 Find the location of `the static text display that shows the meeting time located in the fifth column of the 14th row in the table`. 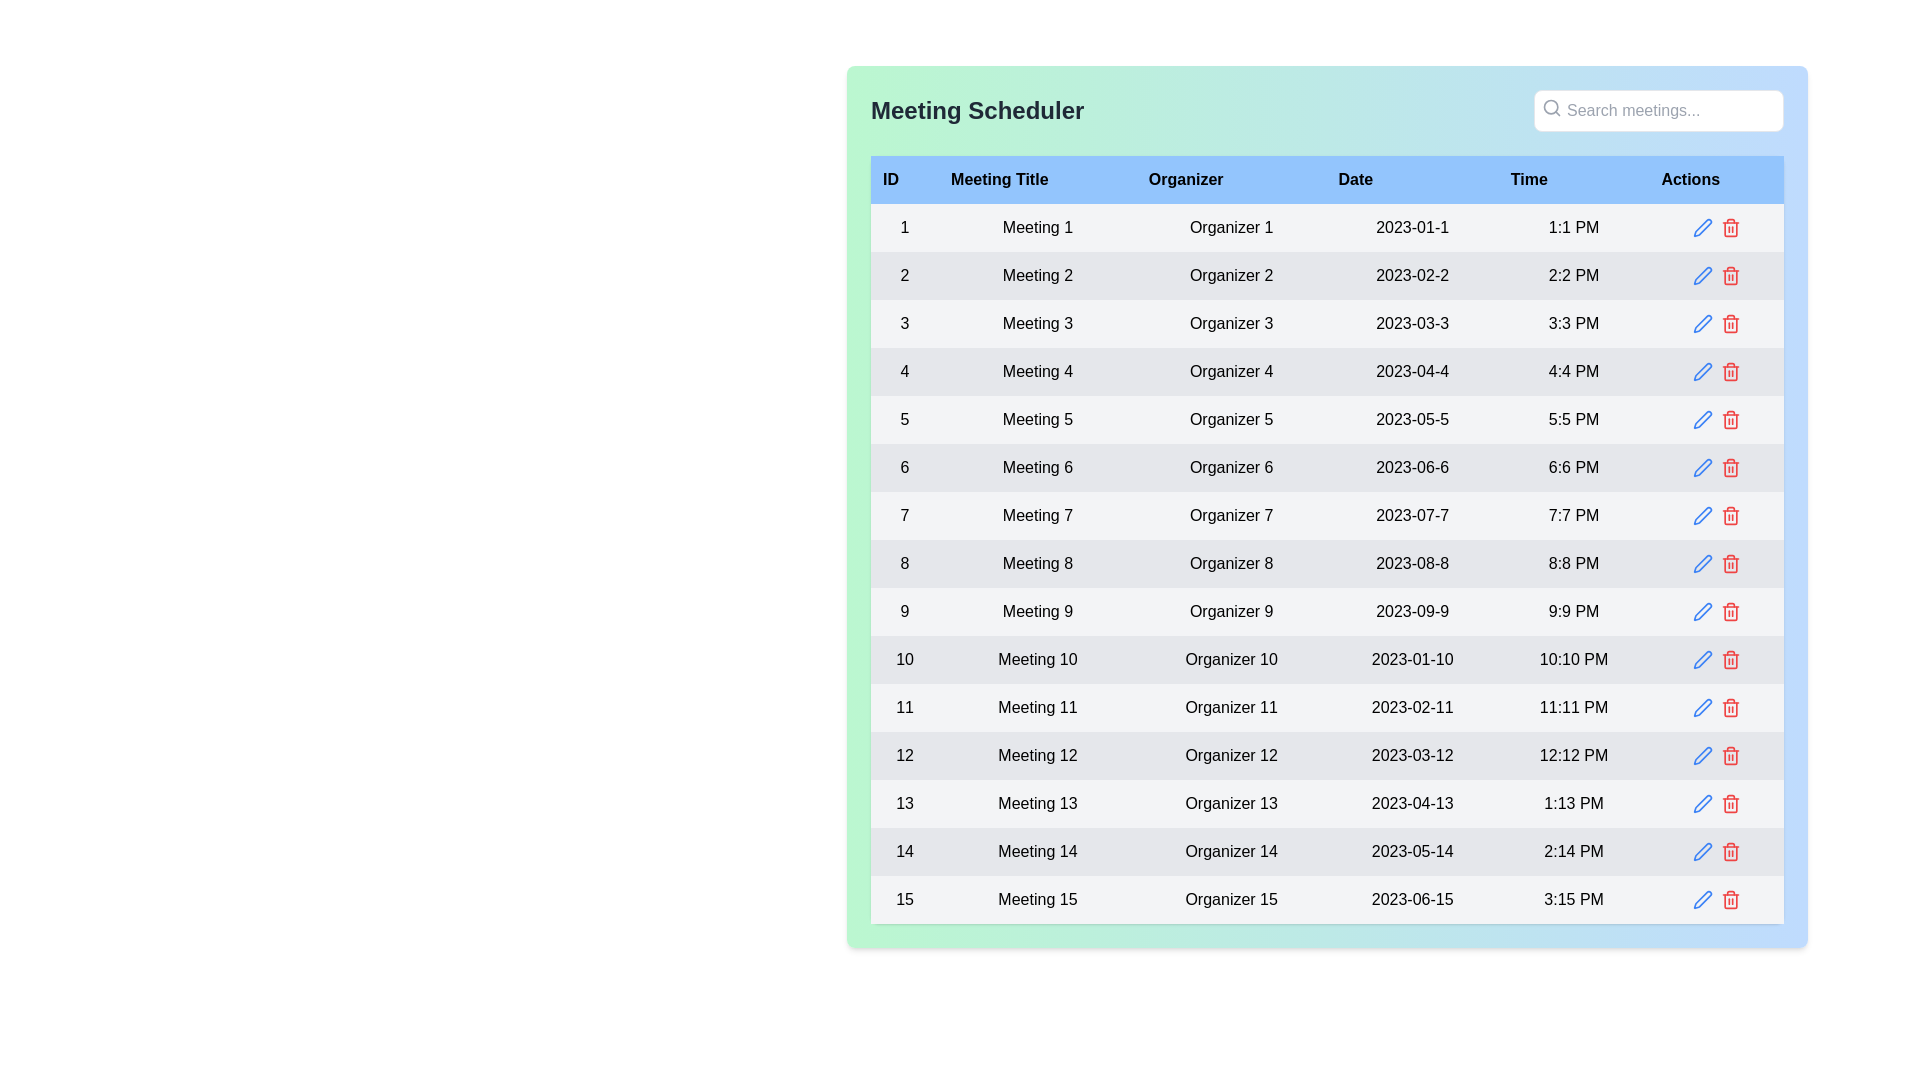

the static text display that shows the meeting time located in the fifth column of the 14th row in the table is located at coordinates (1573, 852).